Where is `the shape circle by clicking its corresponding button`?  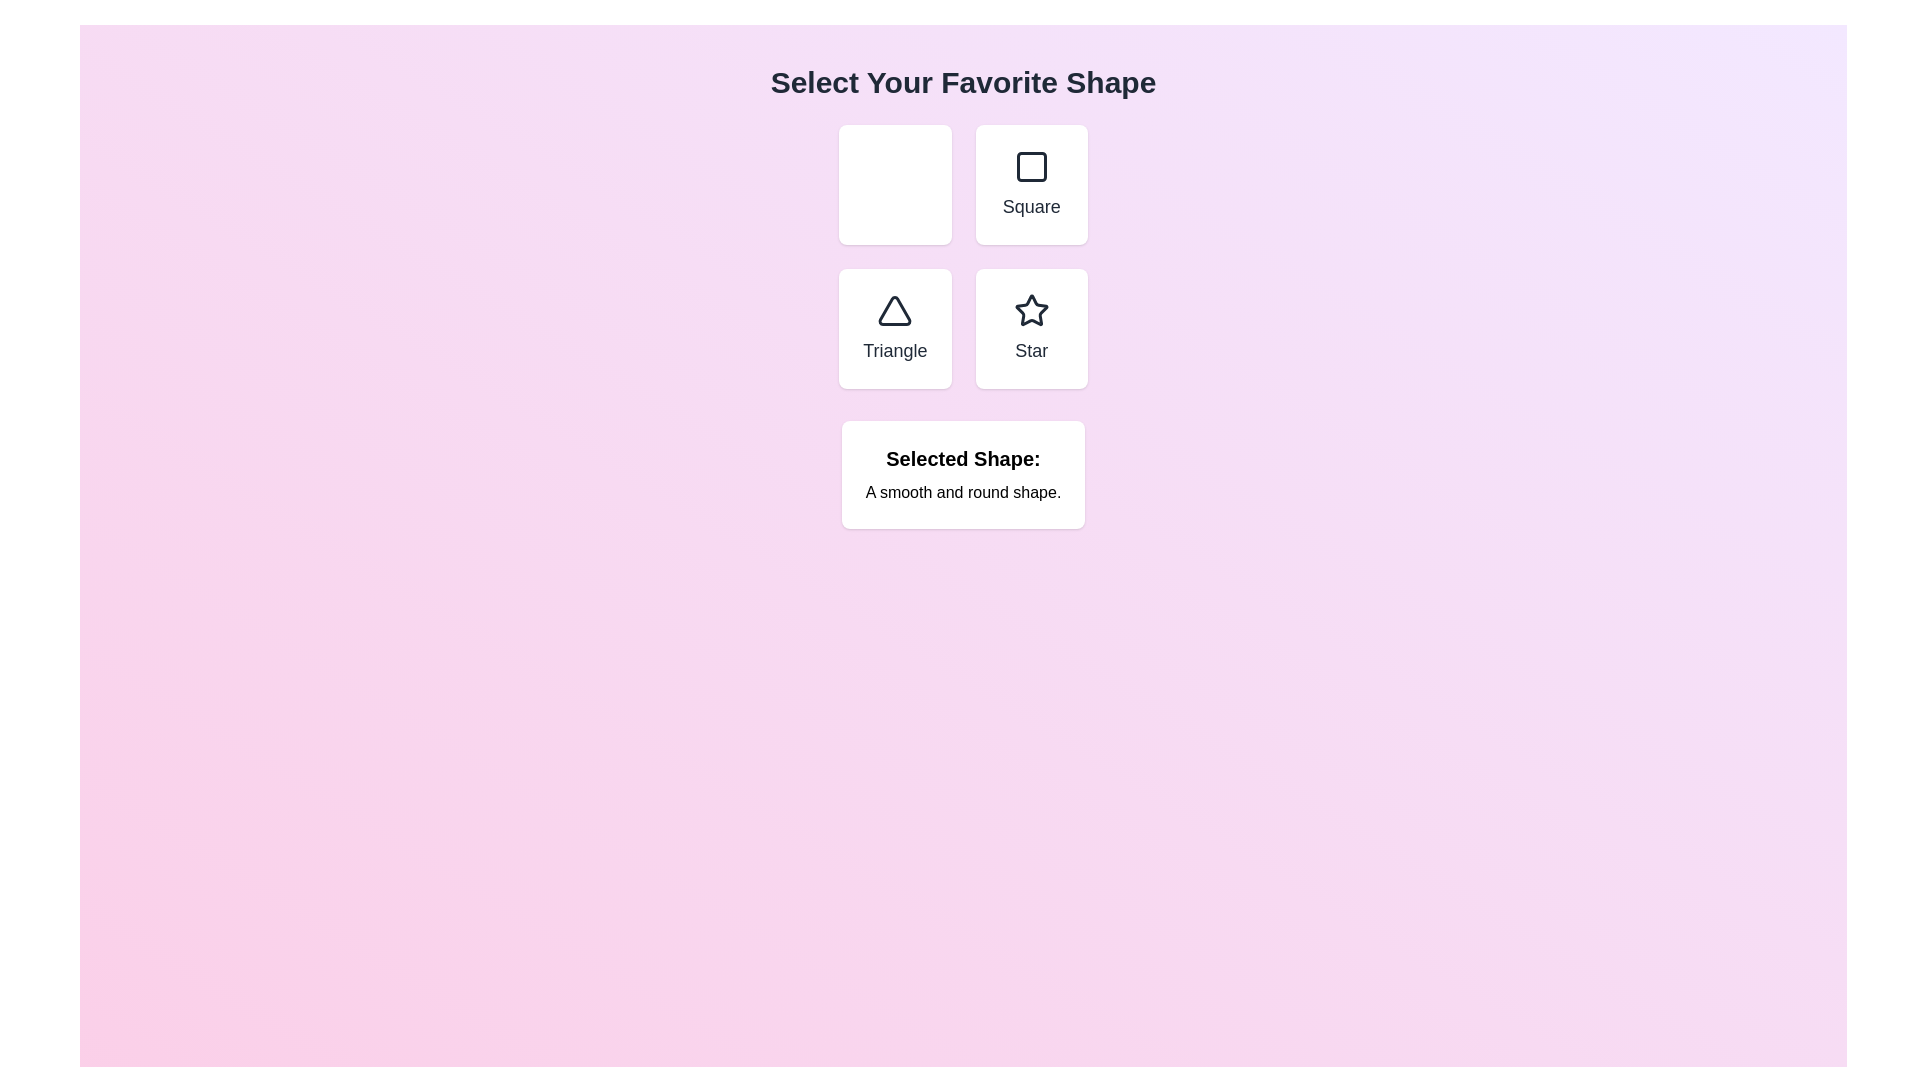 the shape circle by clicking its corresponding button is located at coordinates (893, 185).